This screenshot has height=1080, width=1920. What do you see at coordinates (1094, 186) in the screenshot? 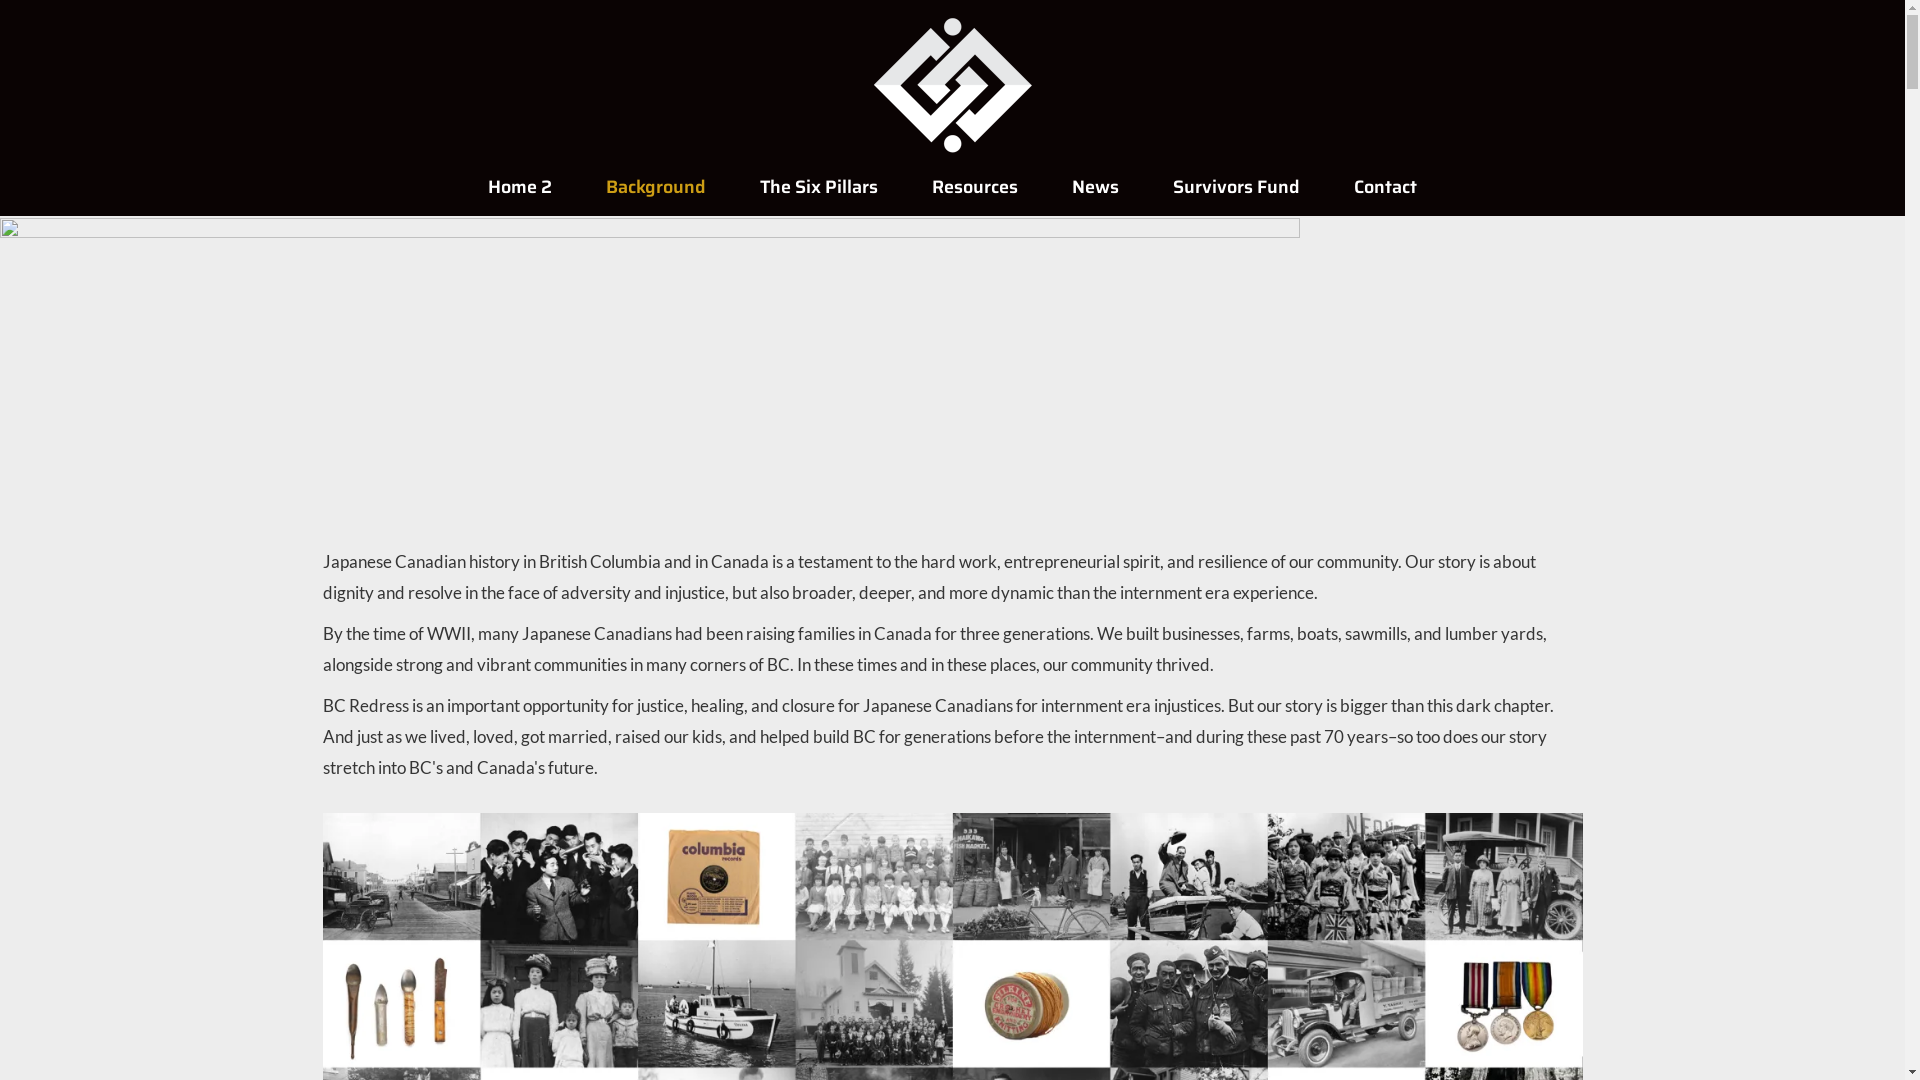
I see `'News'` at bounding box center [1094, 186].